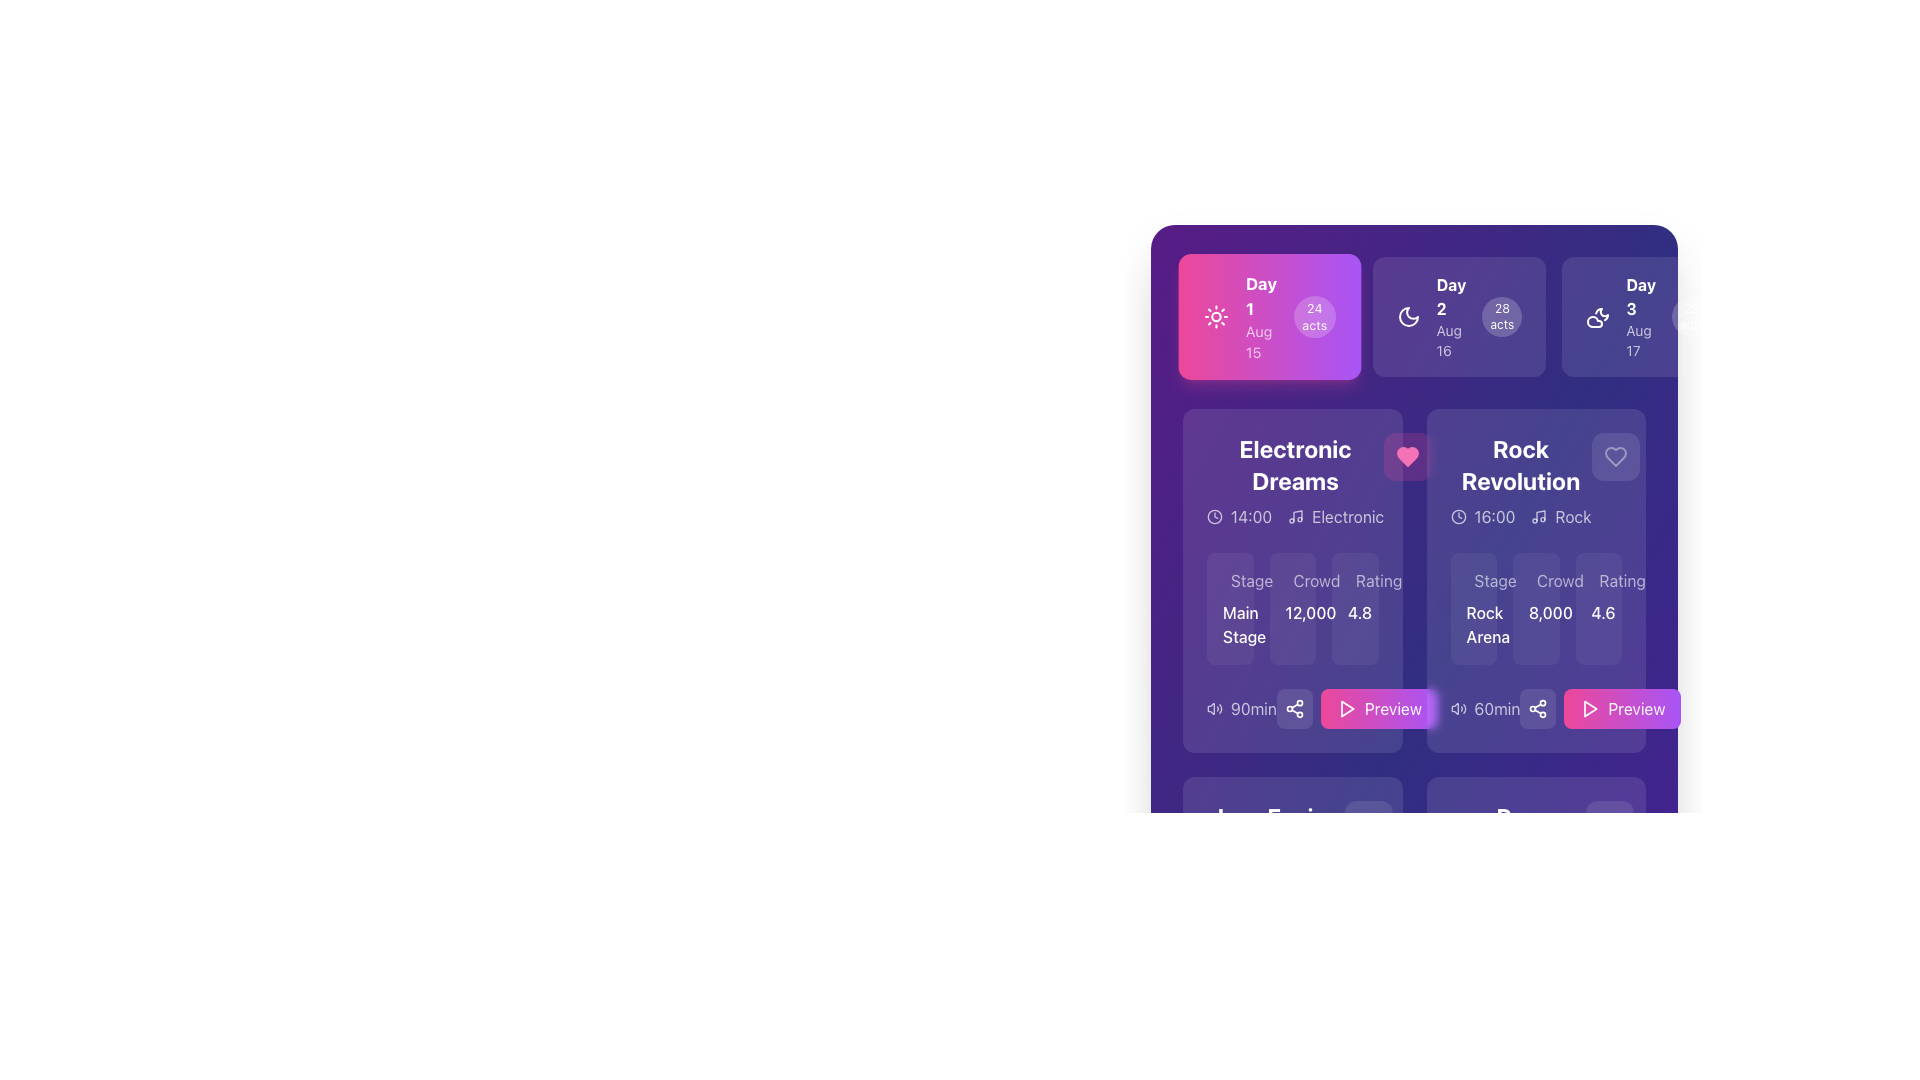  Describe the element at coordinates (1252, 708) in the screenshot. I see `text content of the Label indicating a duration of 90 minutes, located at the bottom-left corner of the 'Electronic Dreams' card, next to sound and share icons, and before the 'Preview' button` at that location.